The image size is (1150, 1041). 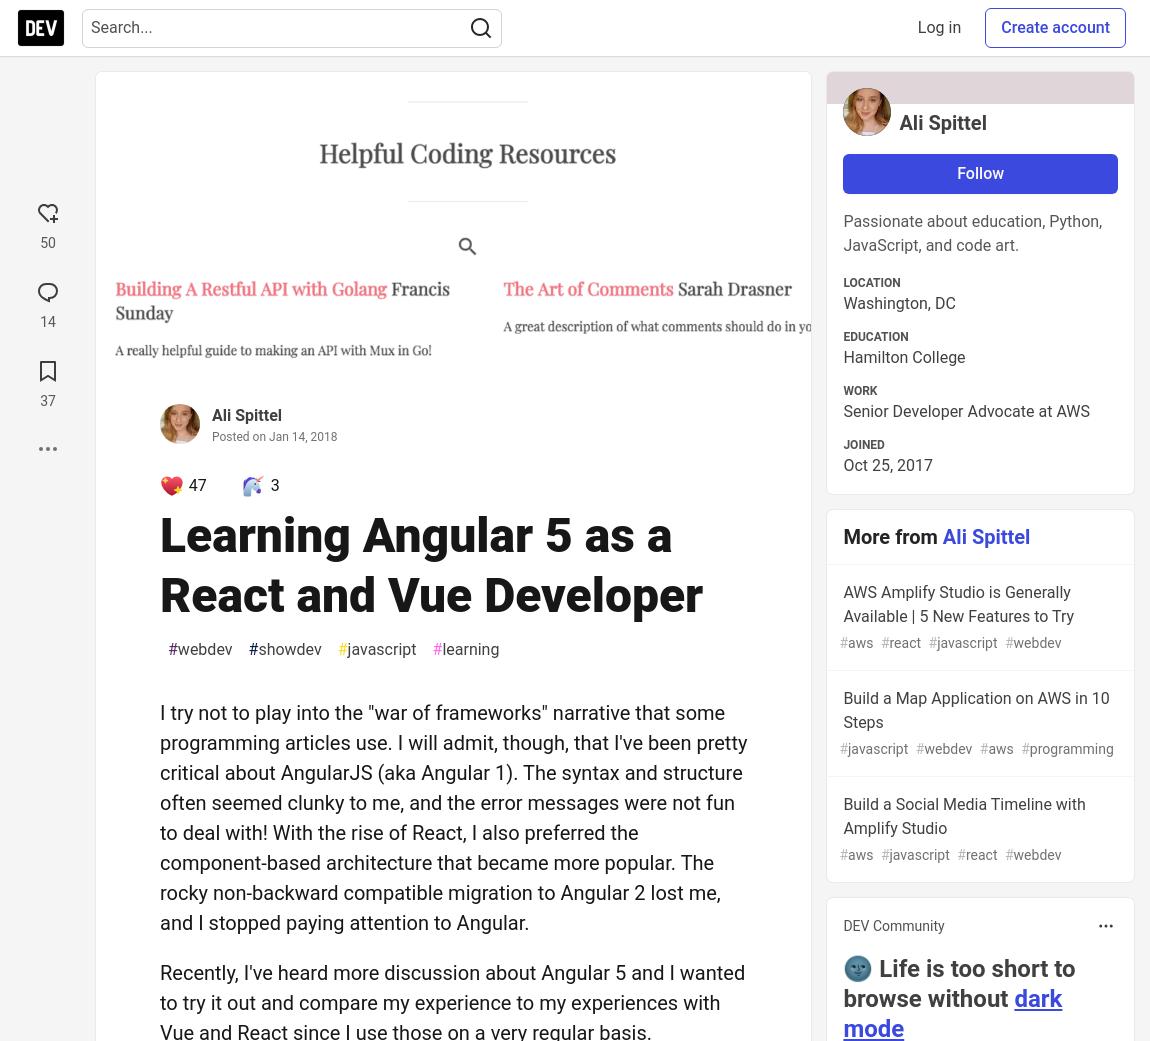 What do you see at coordinates (256, 648) in the screenshot?
I see `'showdev'` at bounding box center [256, 648].